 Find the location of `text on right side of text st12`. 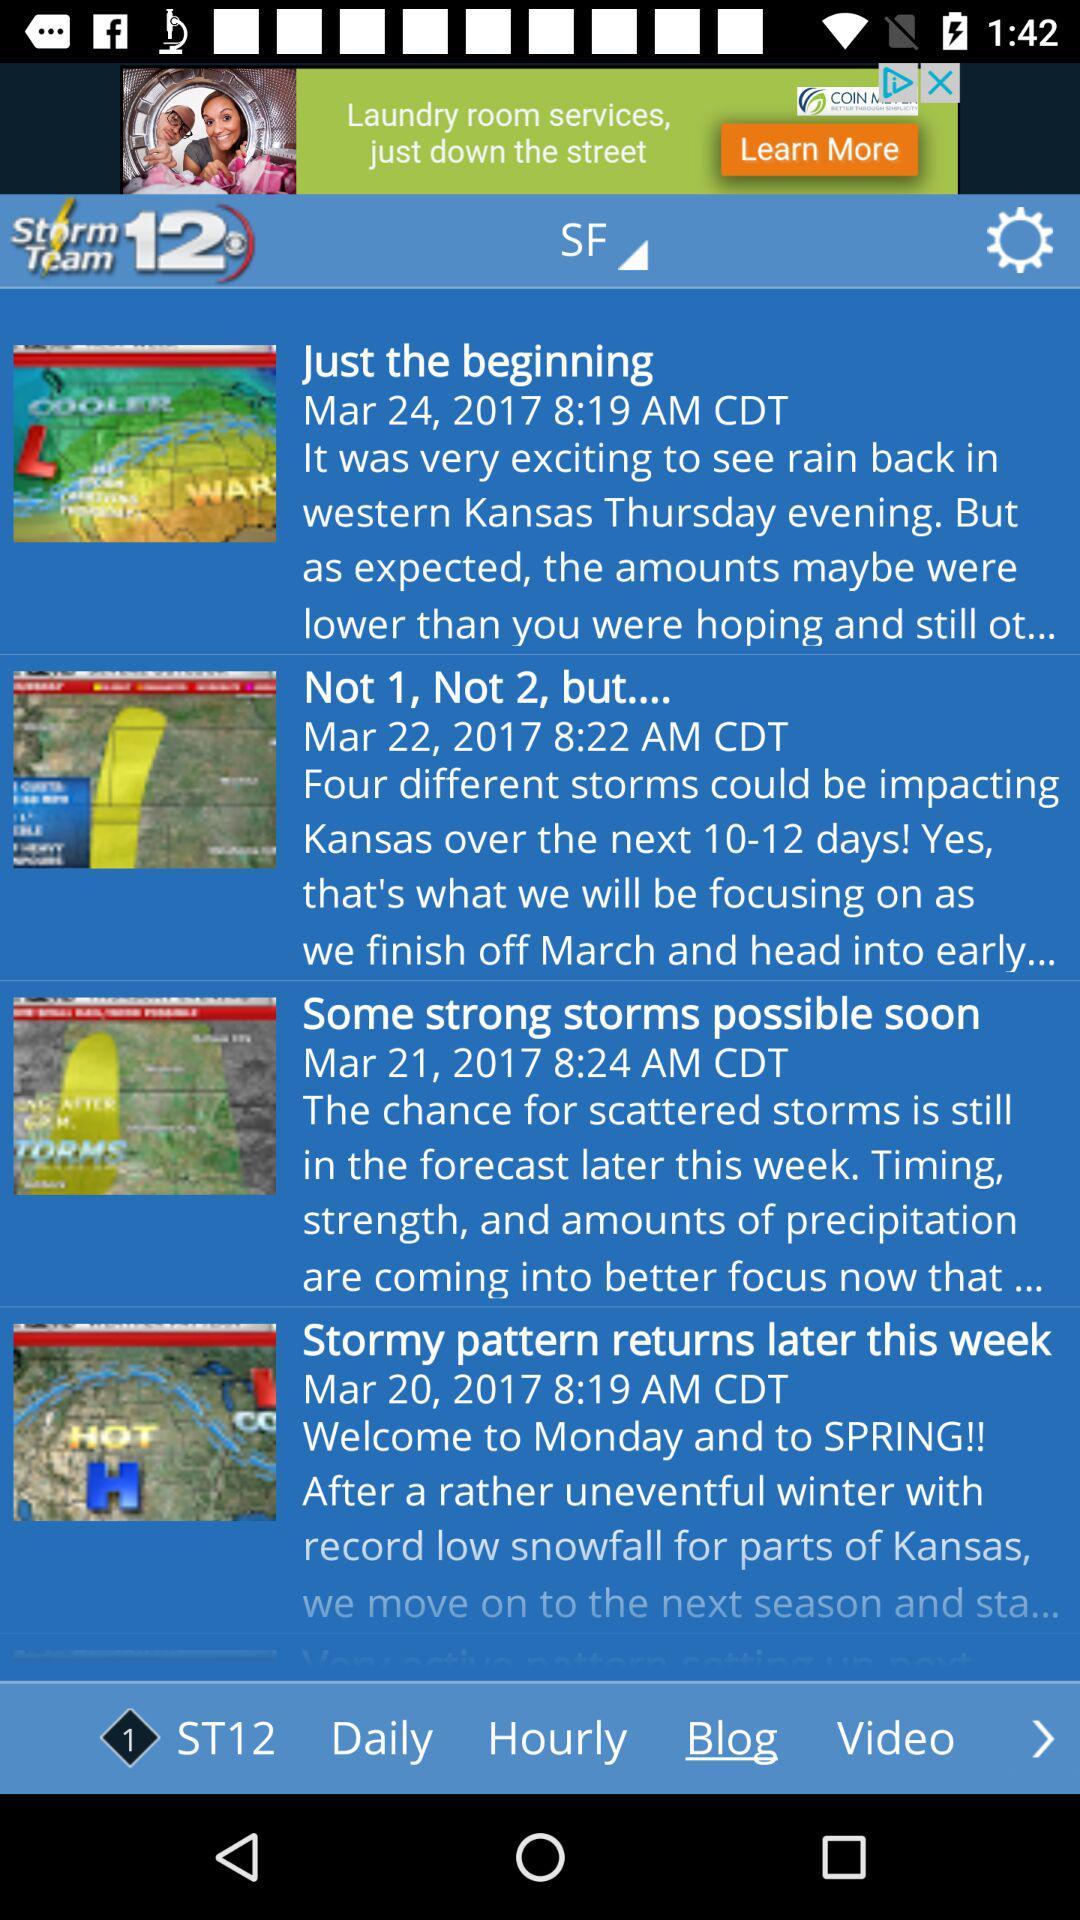

text on right side of text st12 is located at coordinates (381, 1737).